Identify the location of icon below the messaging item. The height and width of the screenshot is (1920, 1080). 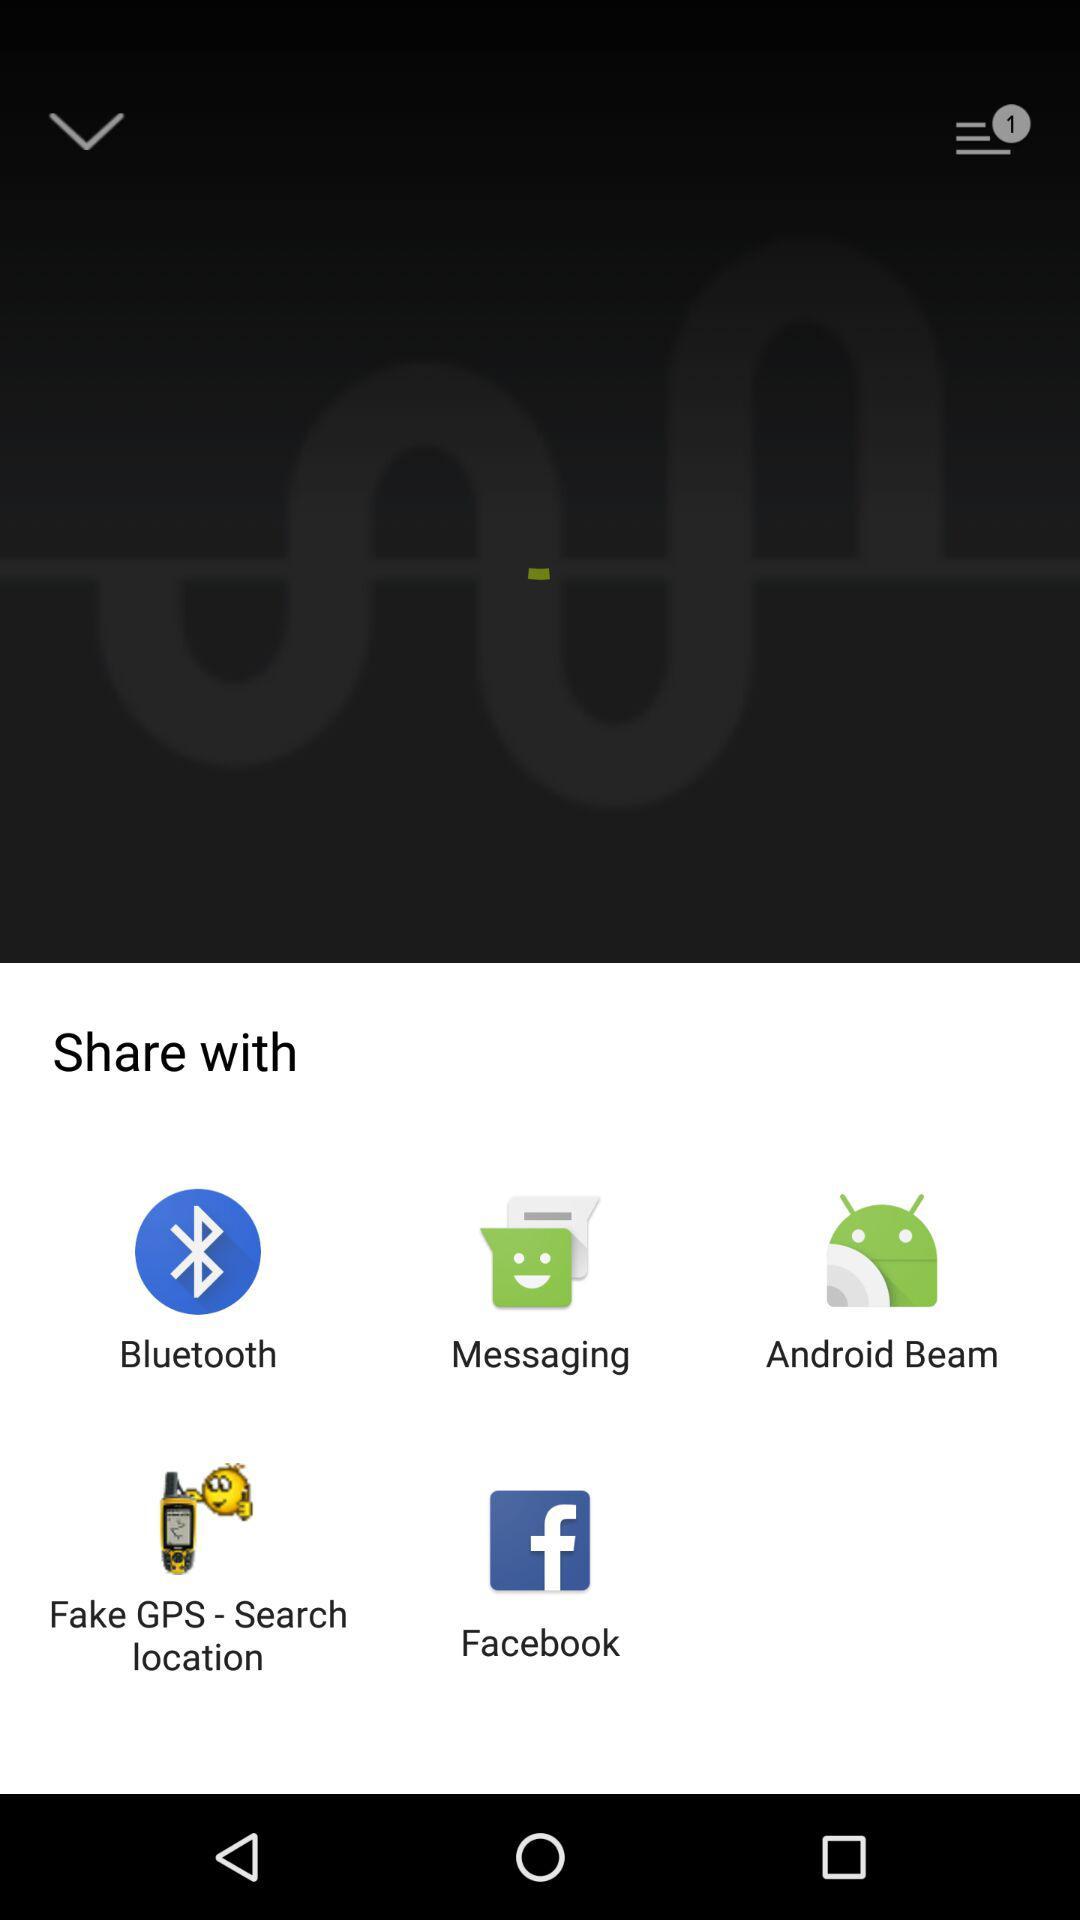
(540, 1570).